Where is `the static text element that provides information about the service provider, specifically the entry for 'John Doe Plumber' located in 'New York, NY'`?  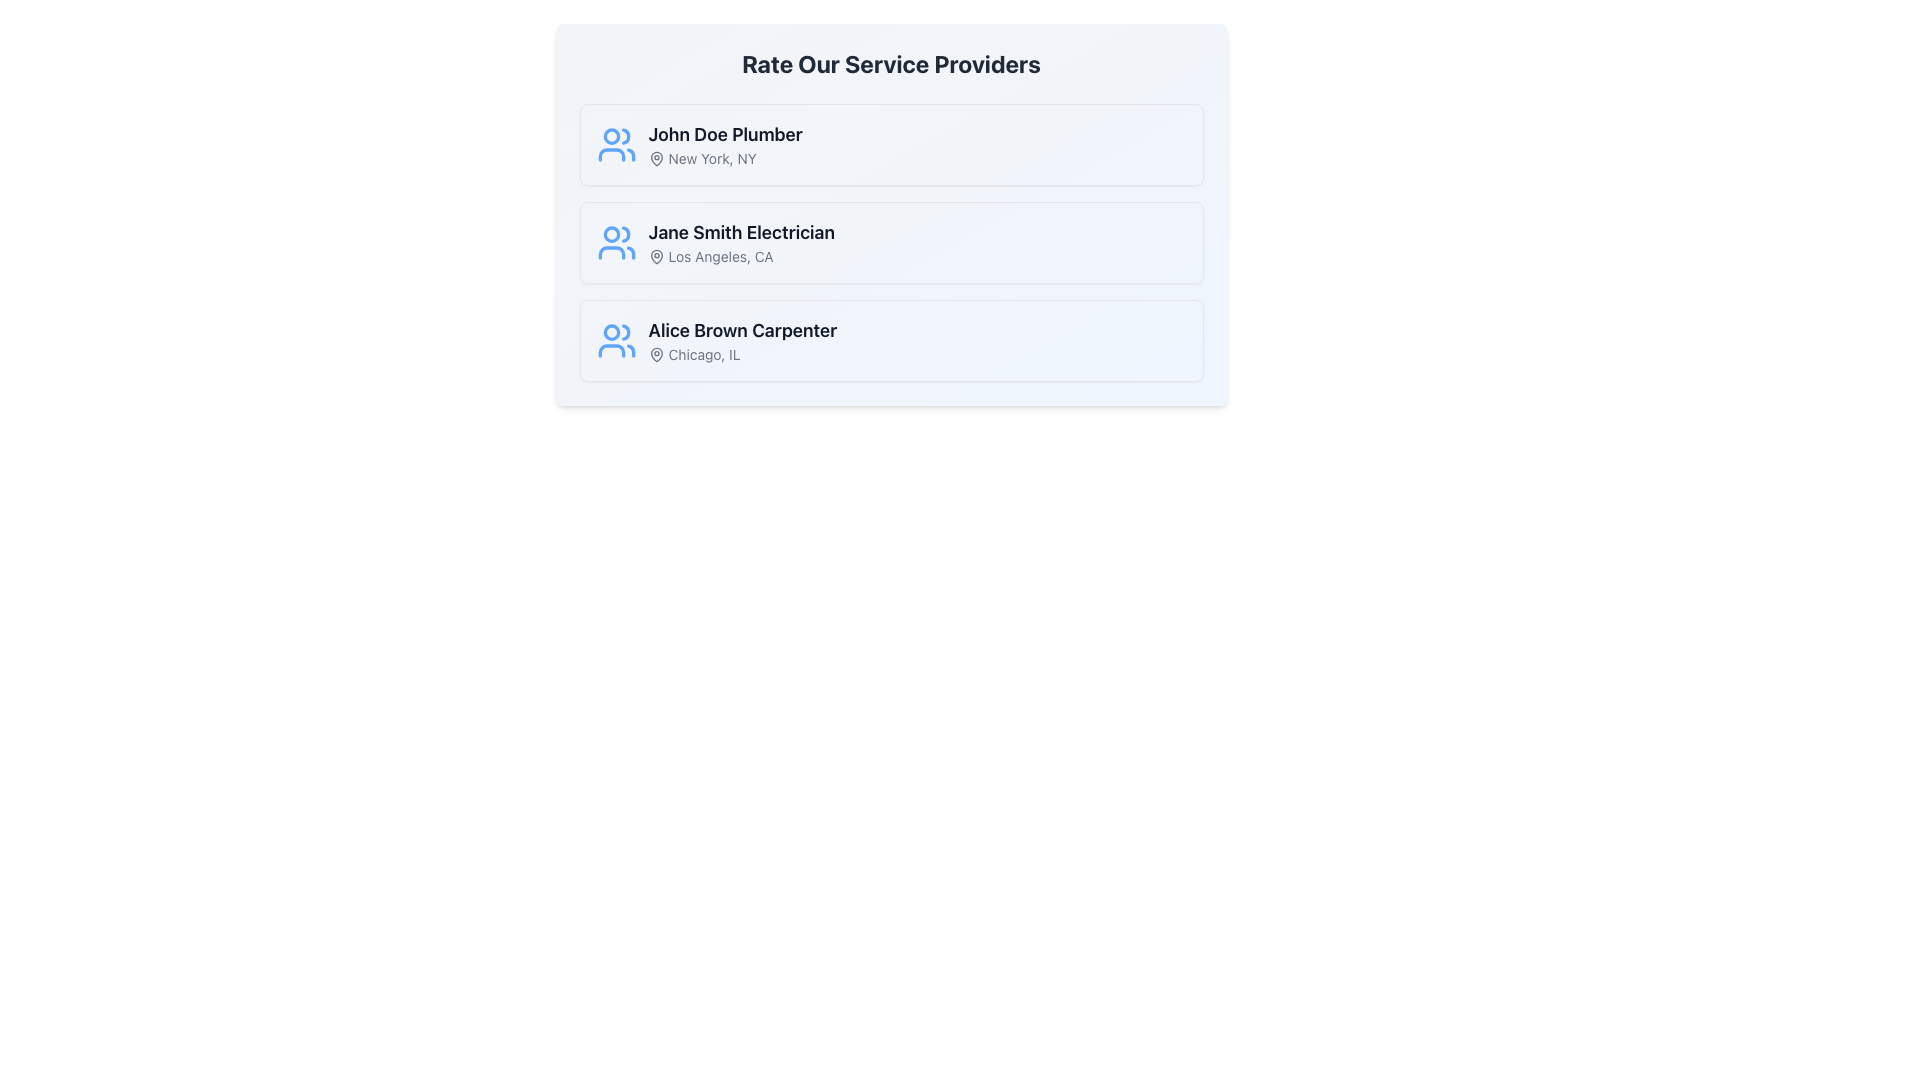 the static text element that provides information about the service provider, specifically the entry for 'John Doe Plumber' located in 'New York, NY' is located at coordinates (699, 144).